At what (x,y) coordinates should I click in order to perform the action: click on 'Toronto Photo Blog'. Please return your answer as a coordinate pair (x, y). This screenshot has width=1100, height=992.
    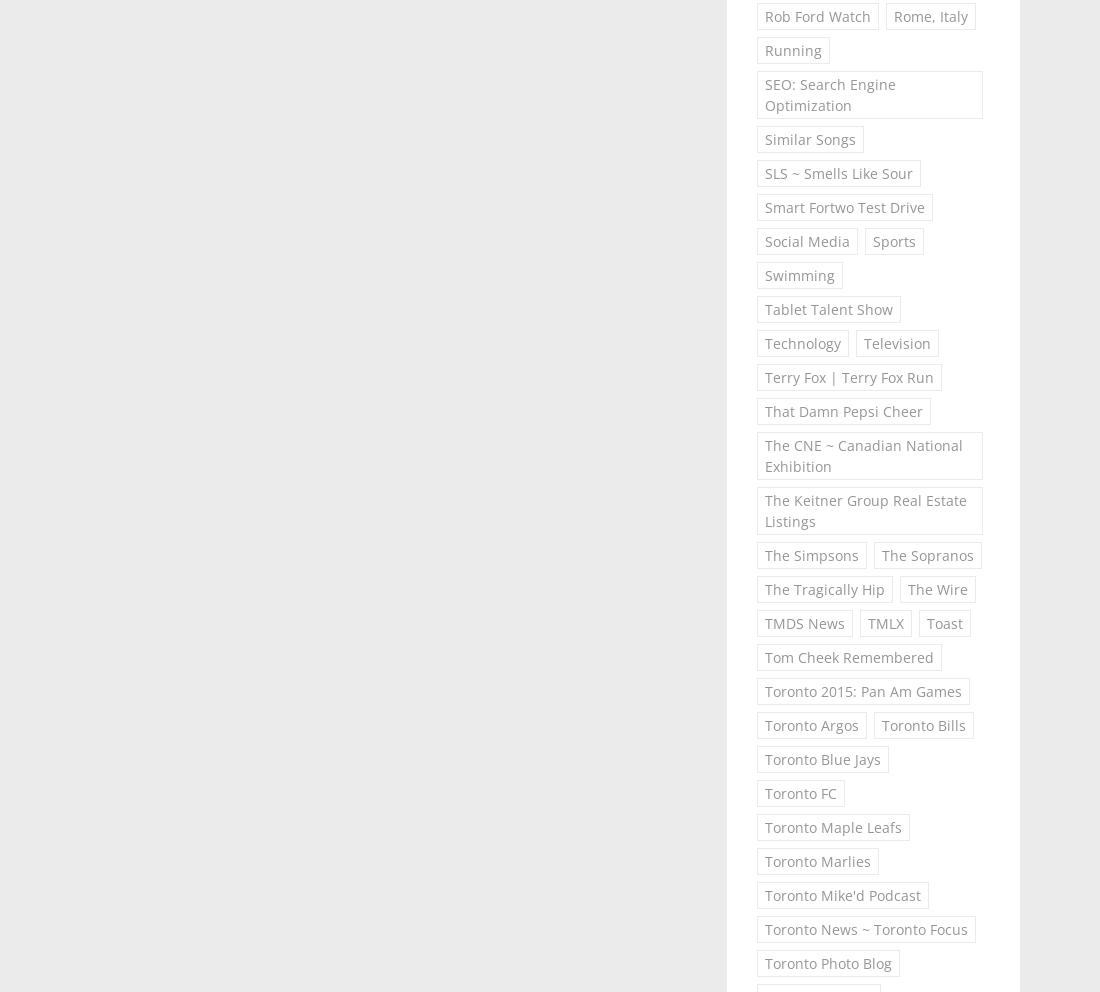
    Looking at the image, I should click on (826, 963).